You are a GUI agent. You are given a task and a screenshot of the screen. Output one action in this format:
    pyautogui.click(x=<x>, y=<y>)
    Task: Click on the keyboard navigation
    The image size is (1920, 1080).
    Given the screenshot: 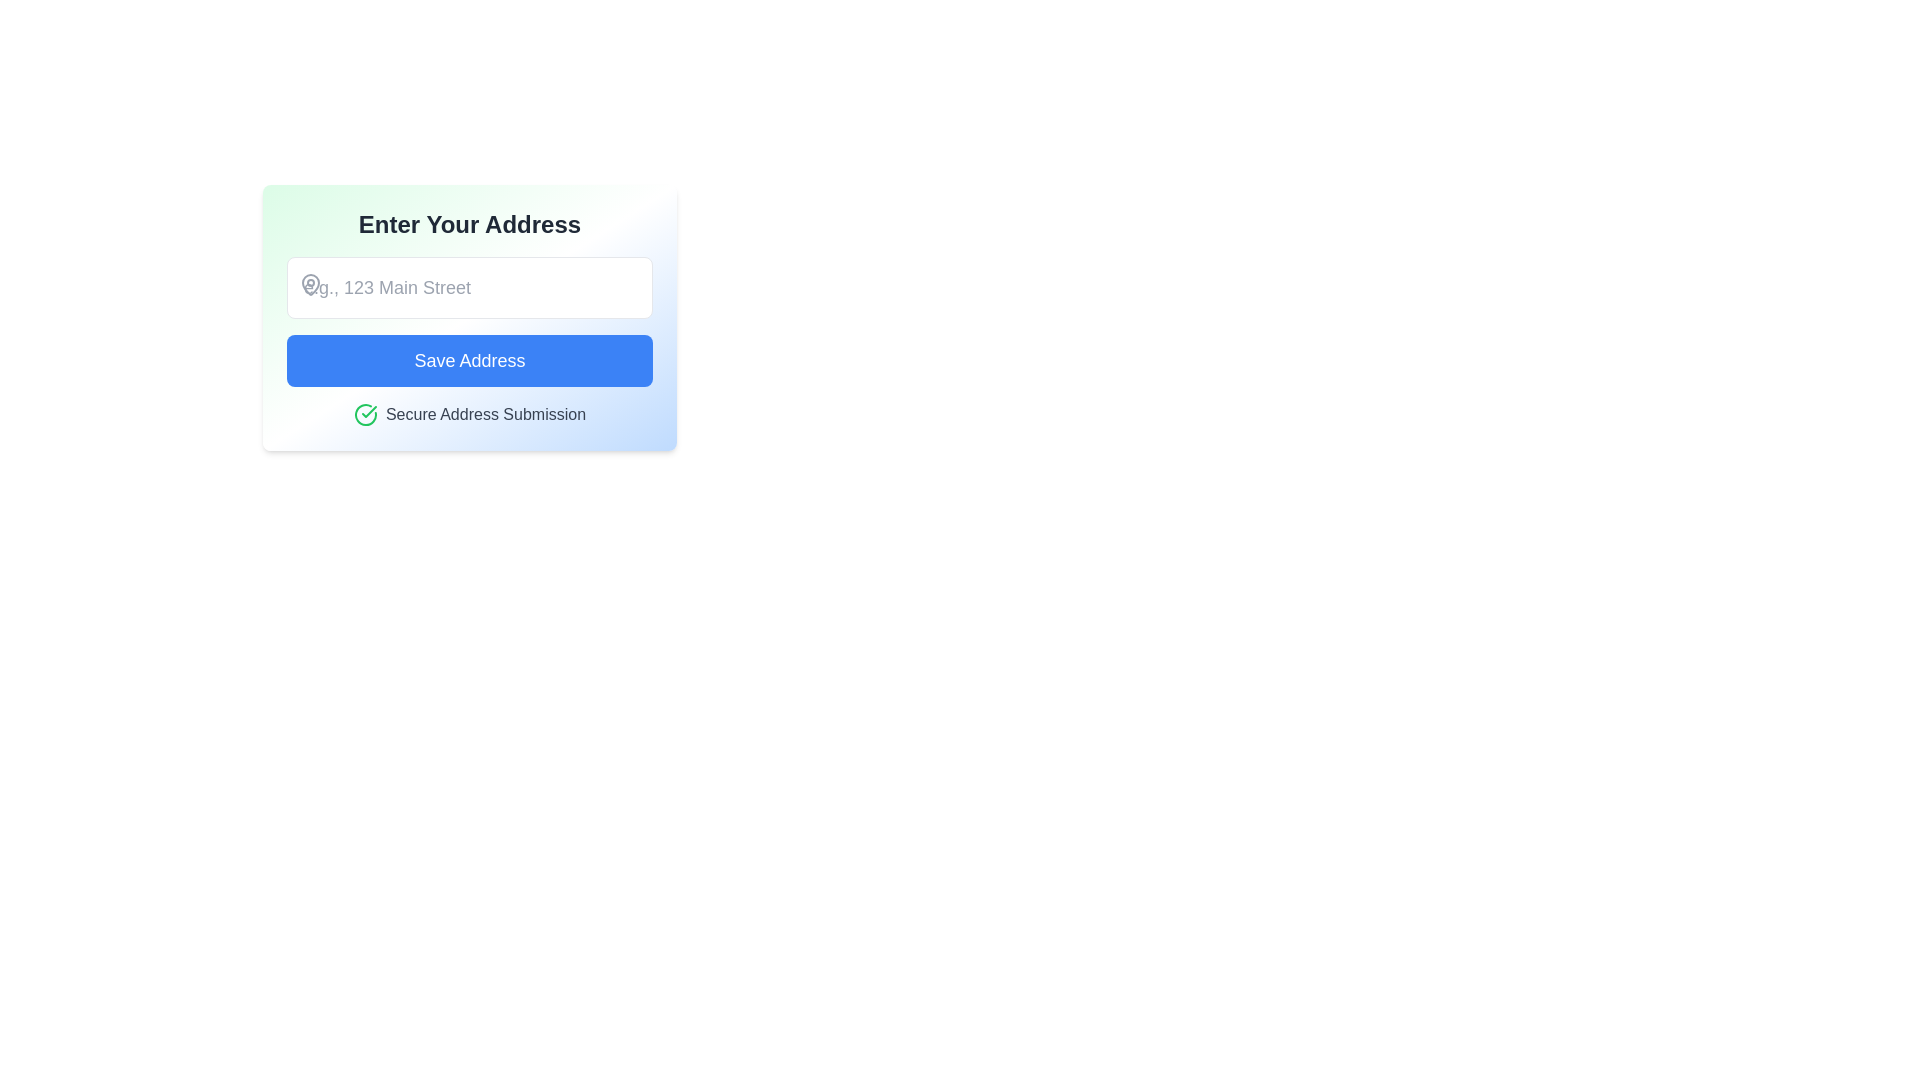 What is the action you would take?
    pyautogui.click(x=469, y=316)
    